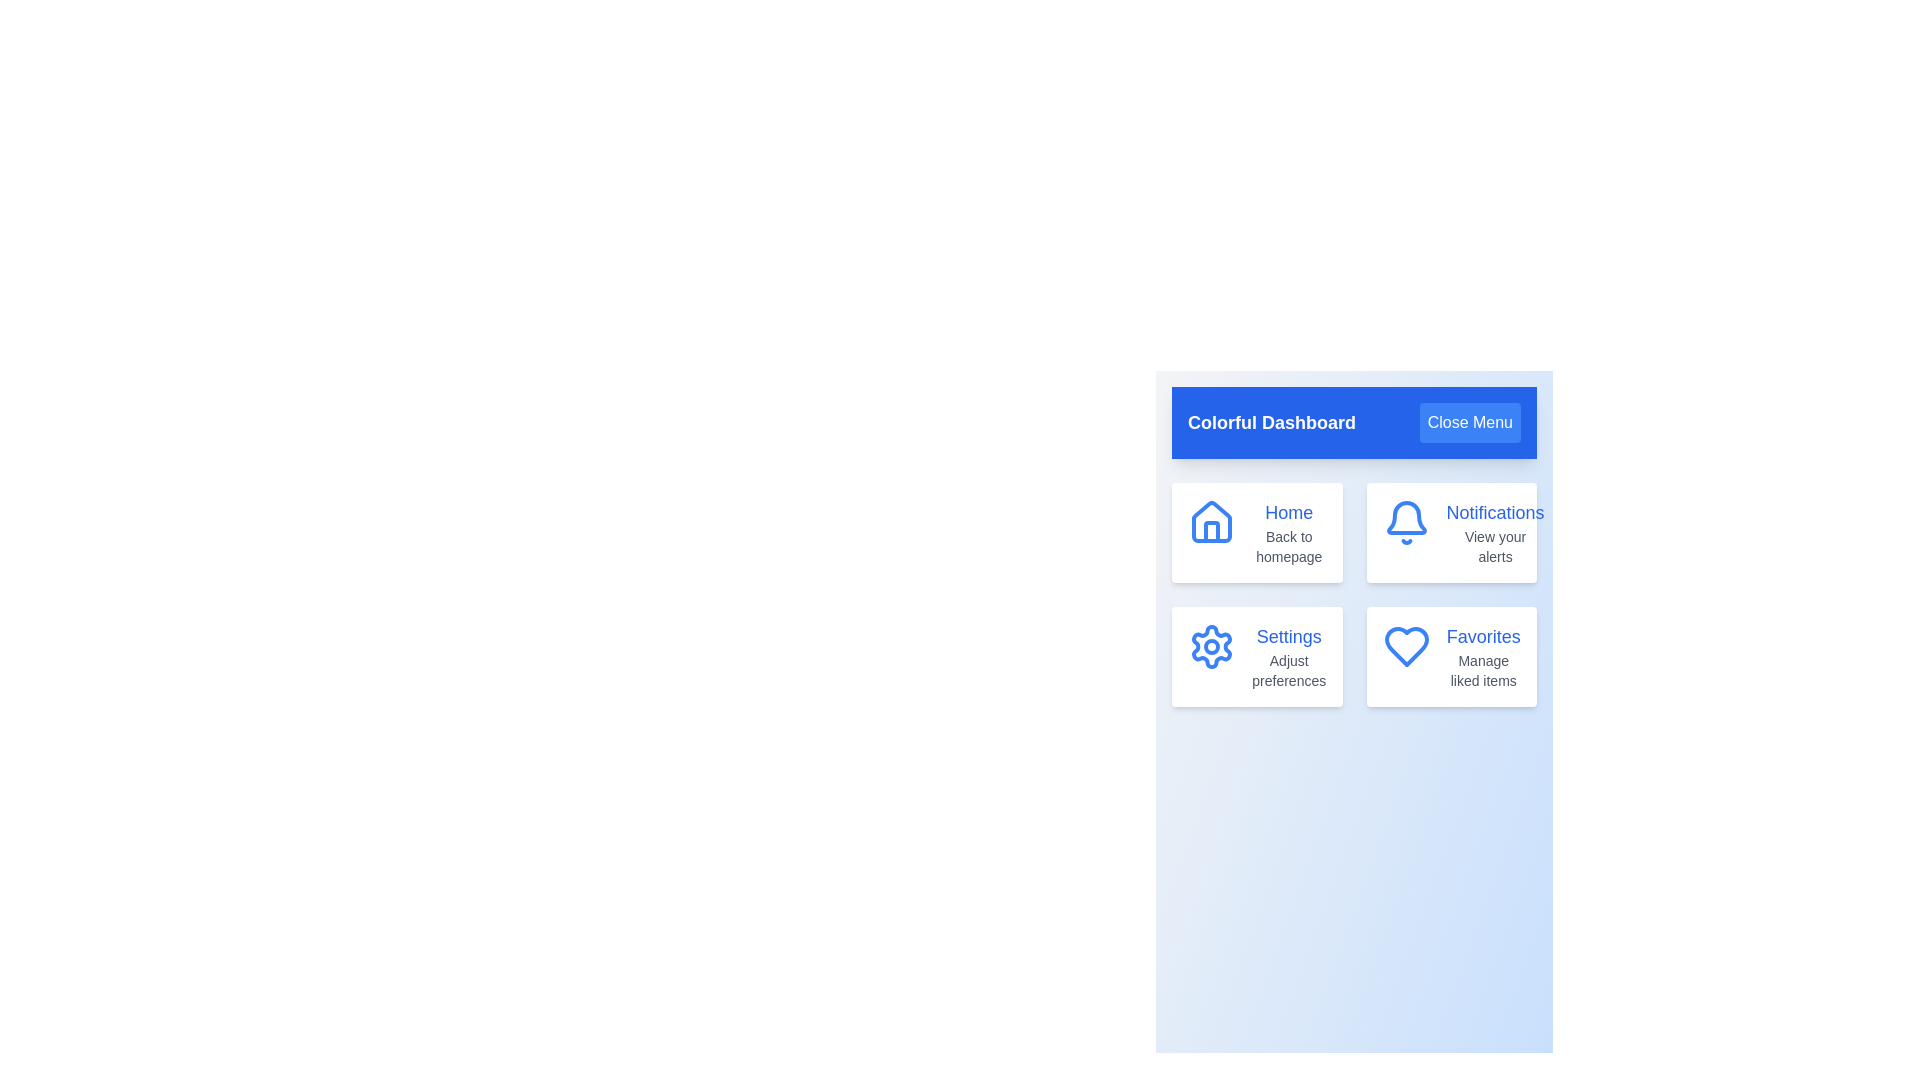 Image resolution: width=1920 pixels, height=1080 pixels. What do you see at coordinates (1450, 656) in the screenshot?
I see `the menu item corresponding to Favorites` at bounding box center [1450, 656].